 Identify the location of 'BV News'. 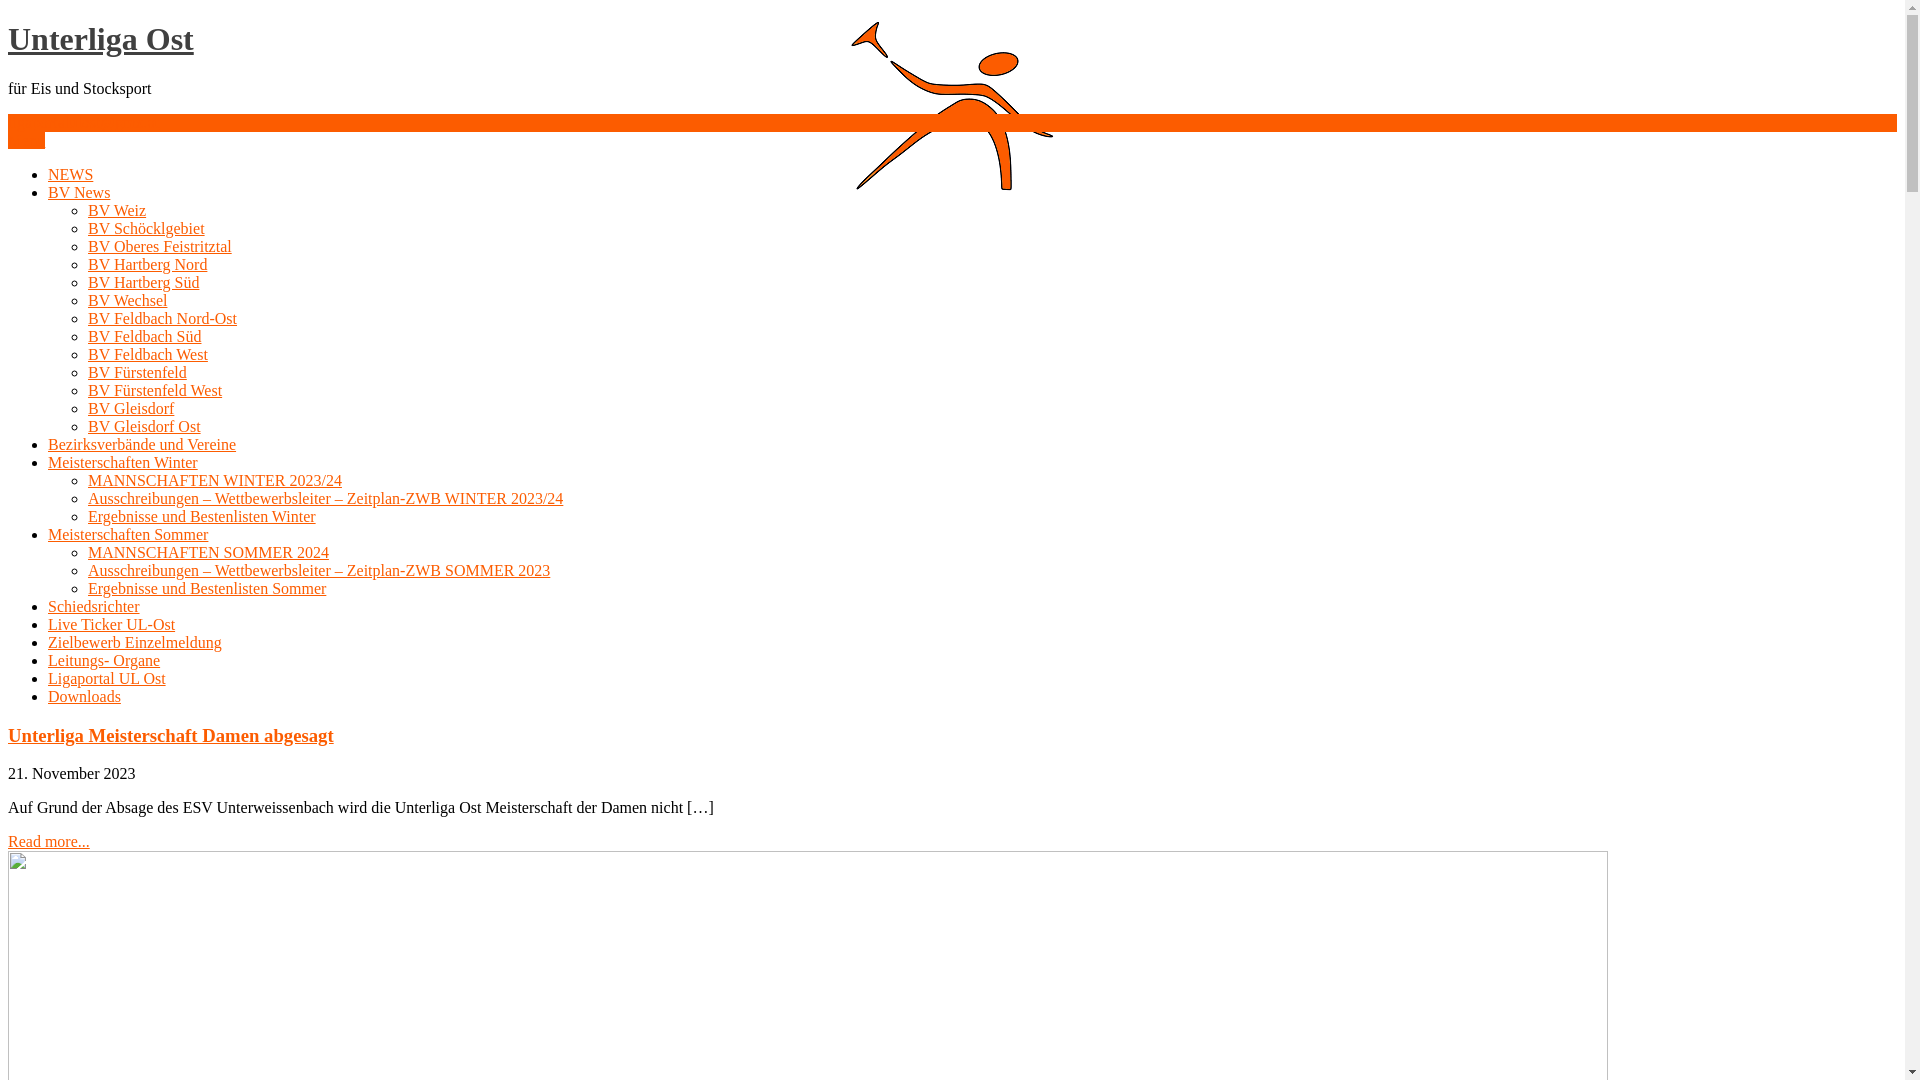
(78, 192).